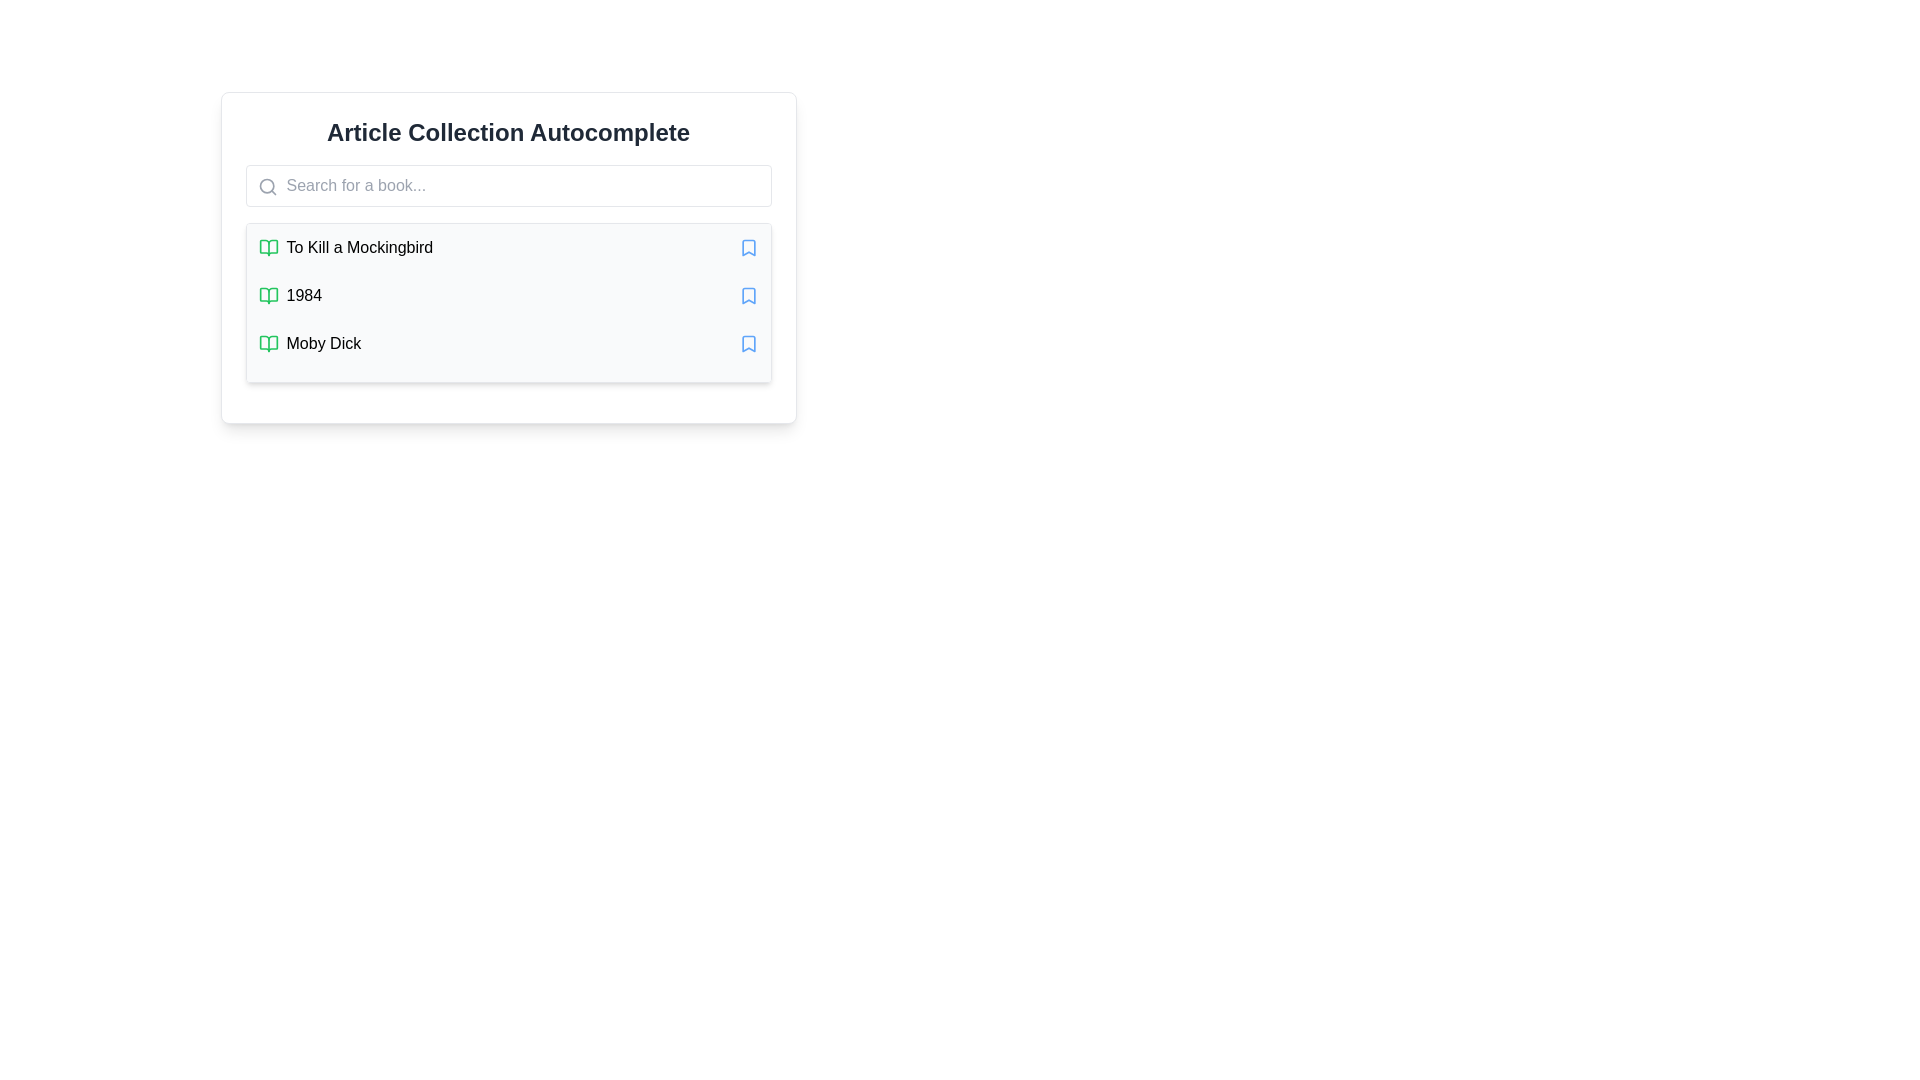  Describe the element at coordinates (264, 185) in the screenshot. I see `the circular part of the magnifying glass icon located at the top-left inside the search input field` at that location.